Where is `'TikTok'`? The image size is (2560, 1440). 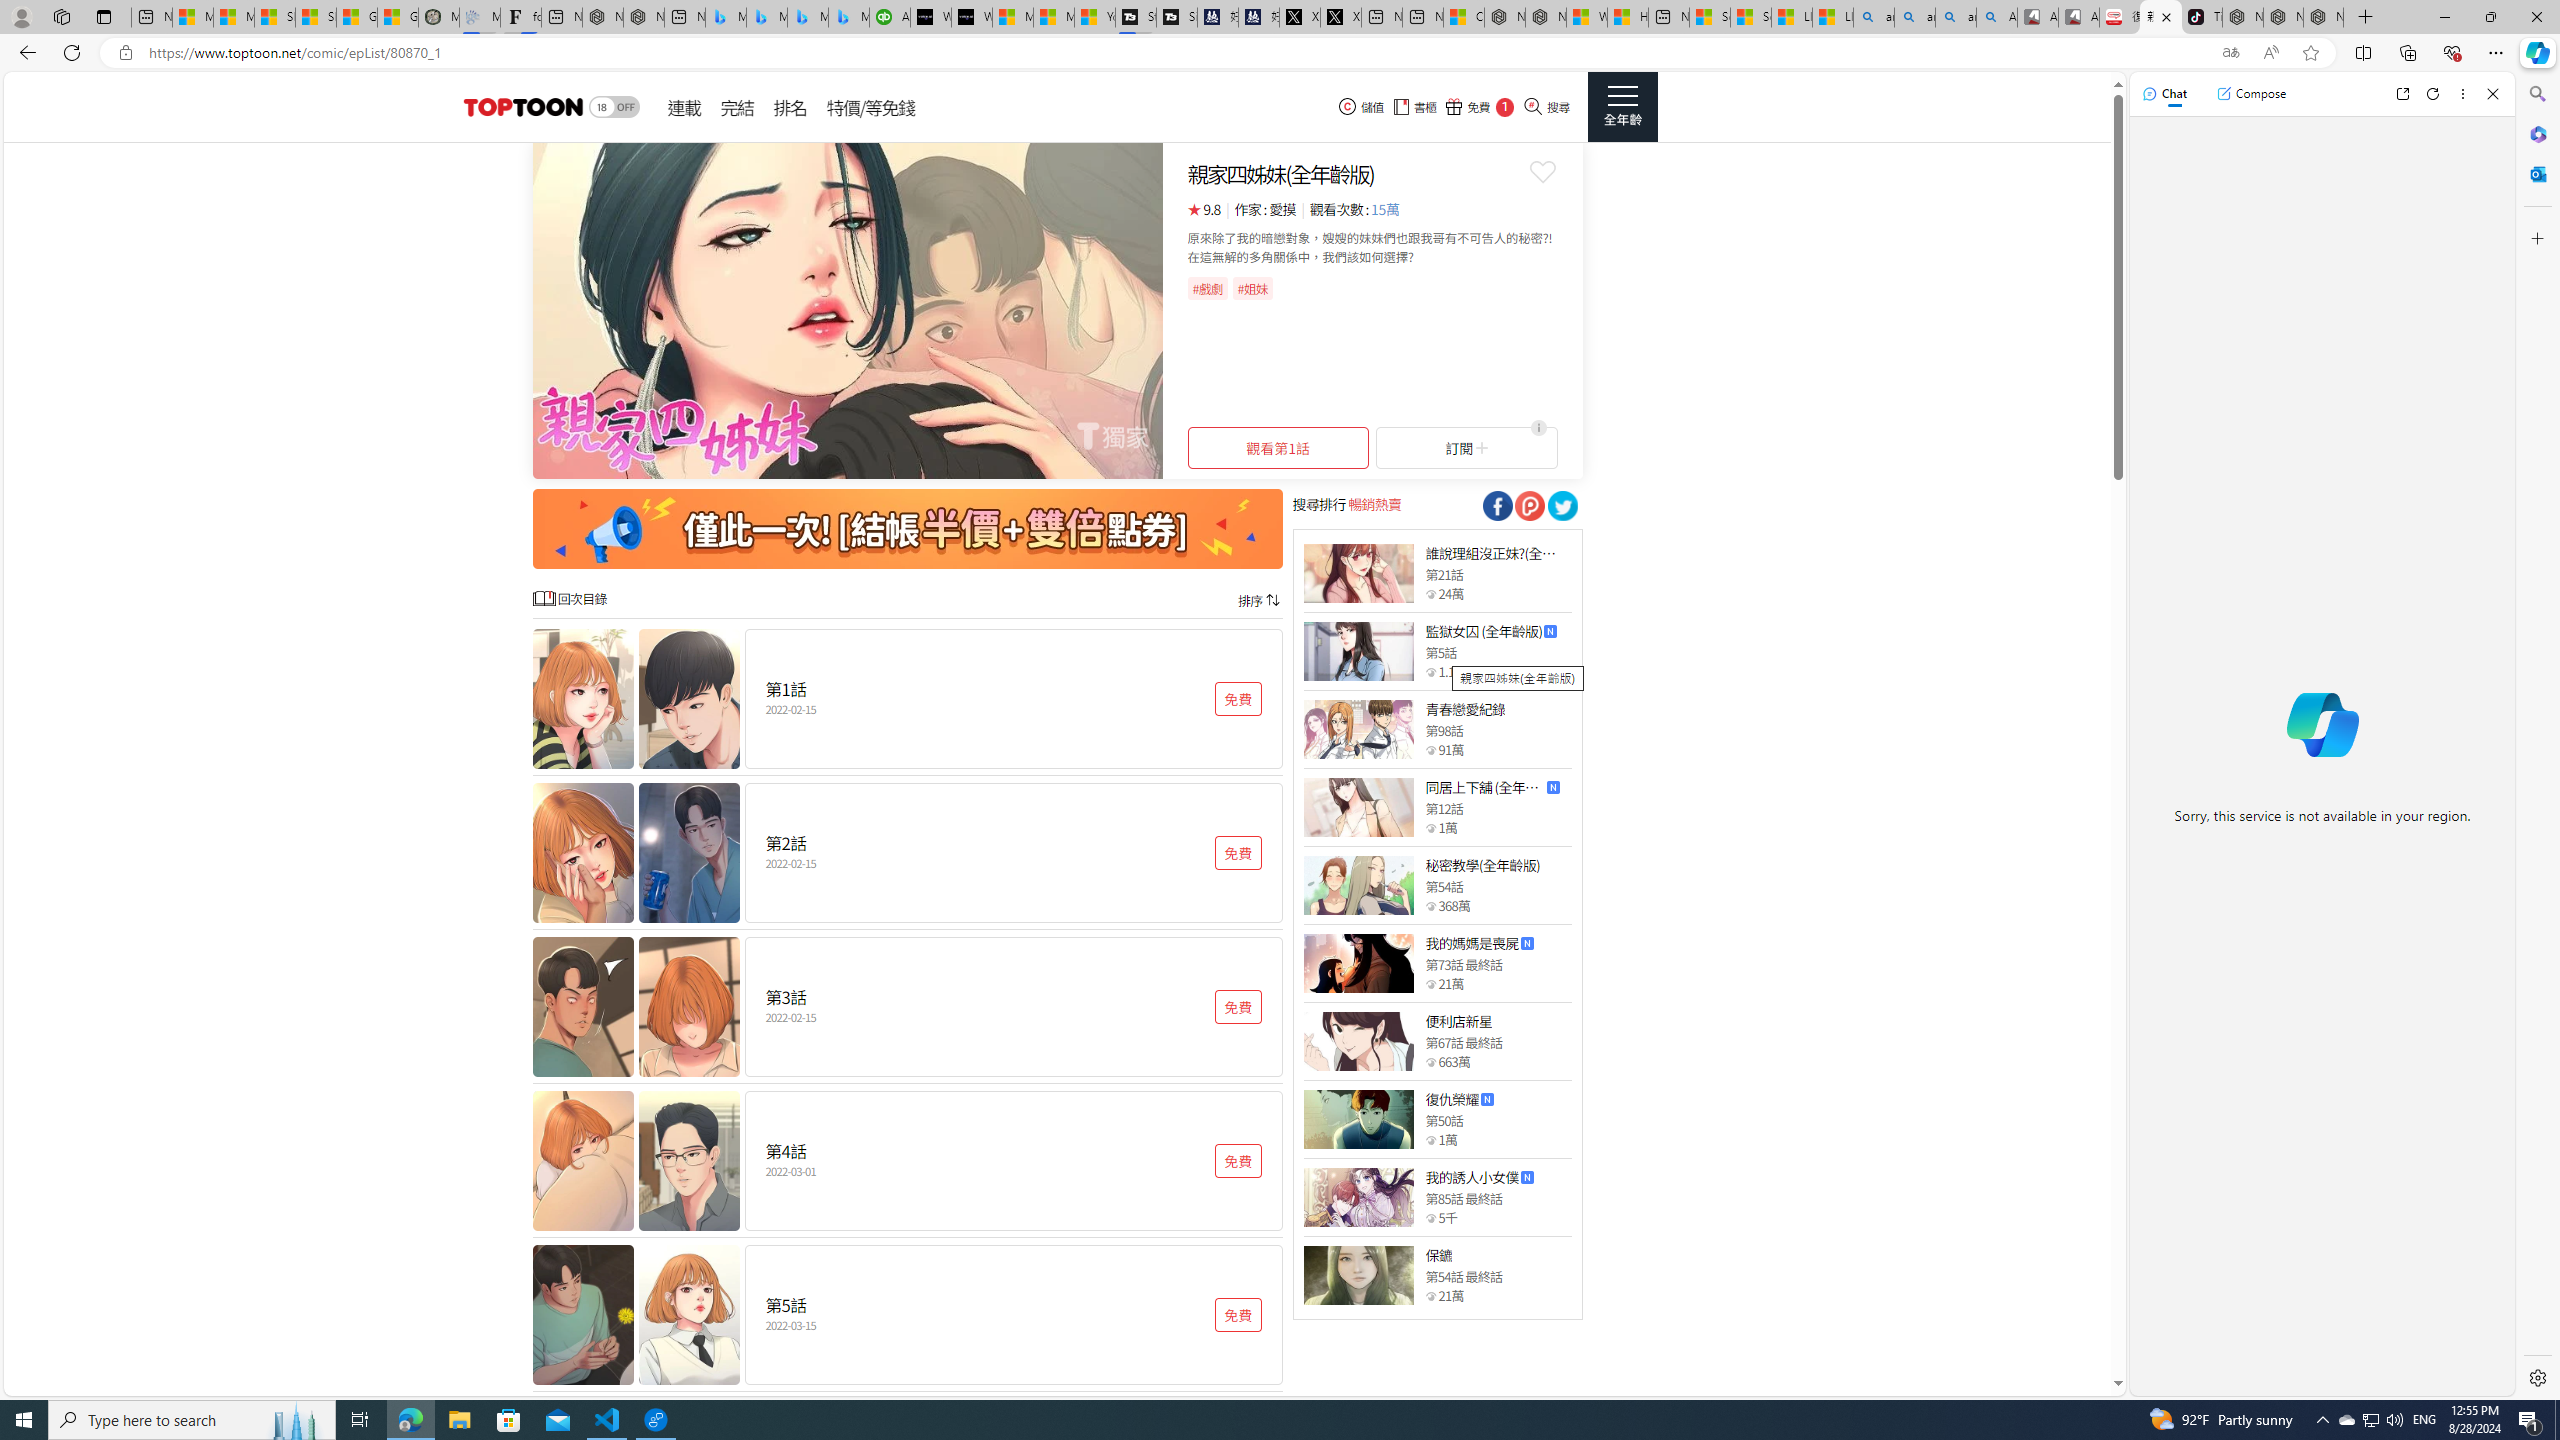
'TikTok' is located at coordinates (2201, 16).